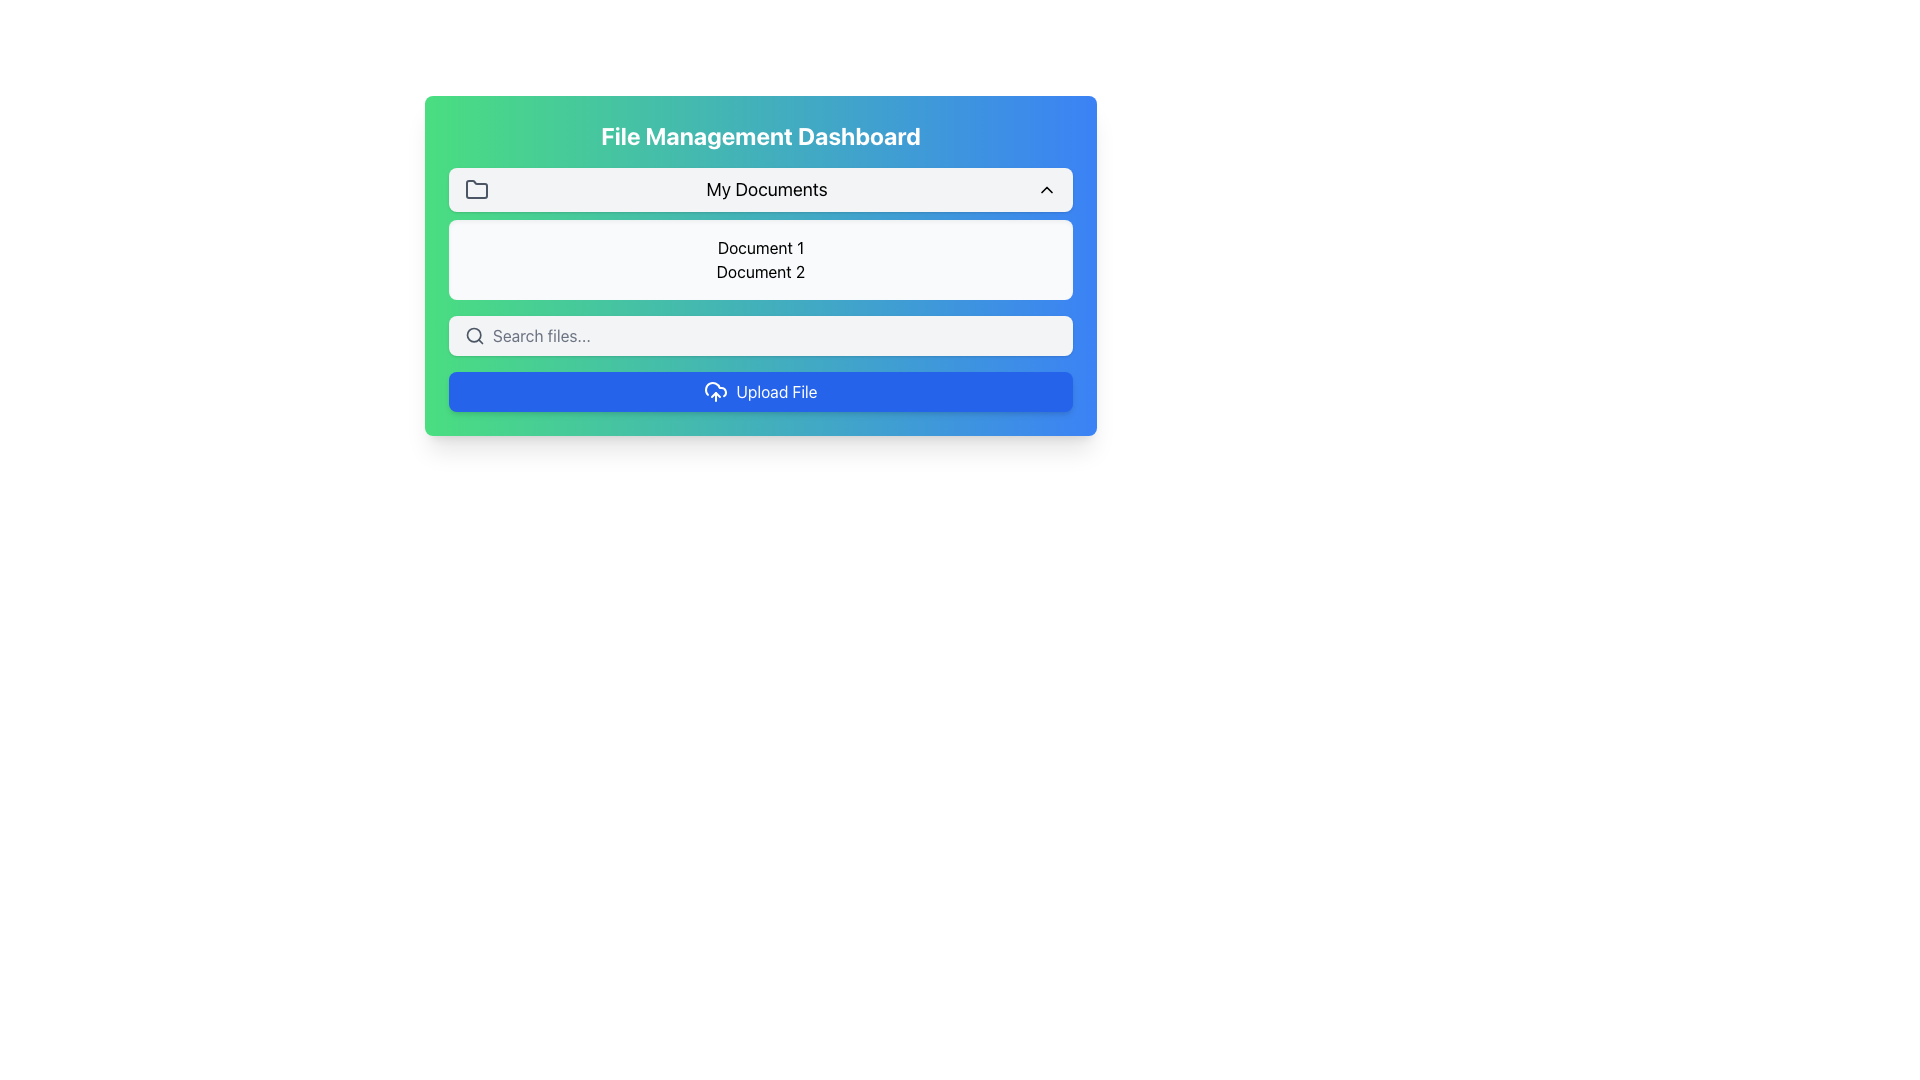 The width and height of the screenshot is (1920, 1080). I want to click on the graphical icon resembling a folder, which is styled with a defined outline and no fill, located in the top section of the file management dashboard interface, specifically to the left of the 'My Documents' label, so click(475, 189).